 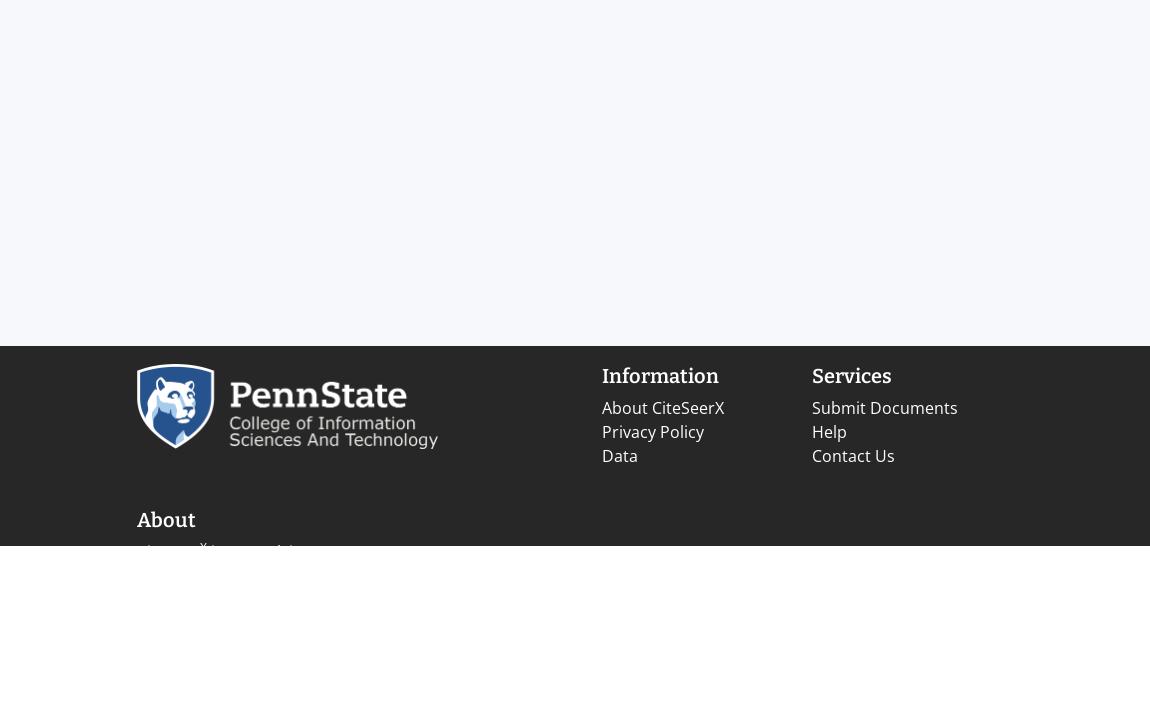 What do you see at coordinates (167, 551) in the screenshot?
I see `'CiteSeer'` at bounding box center [167, 551].